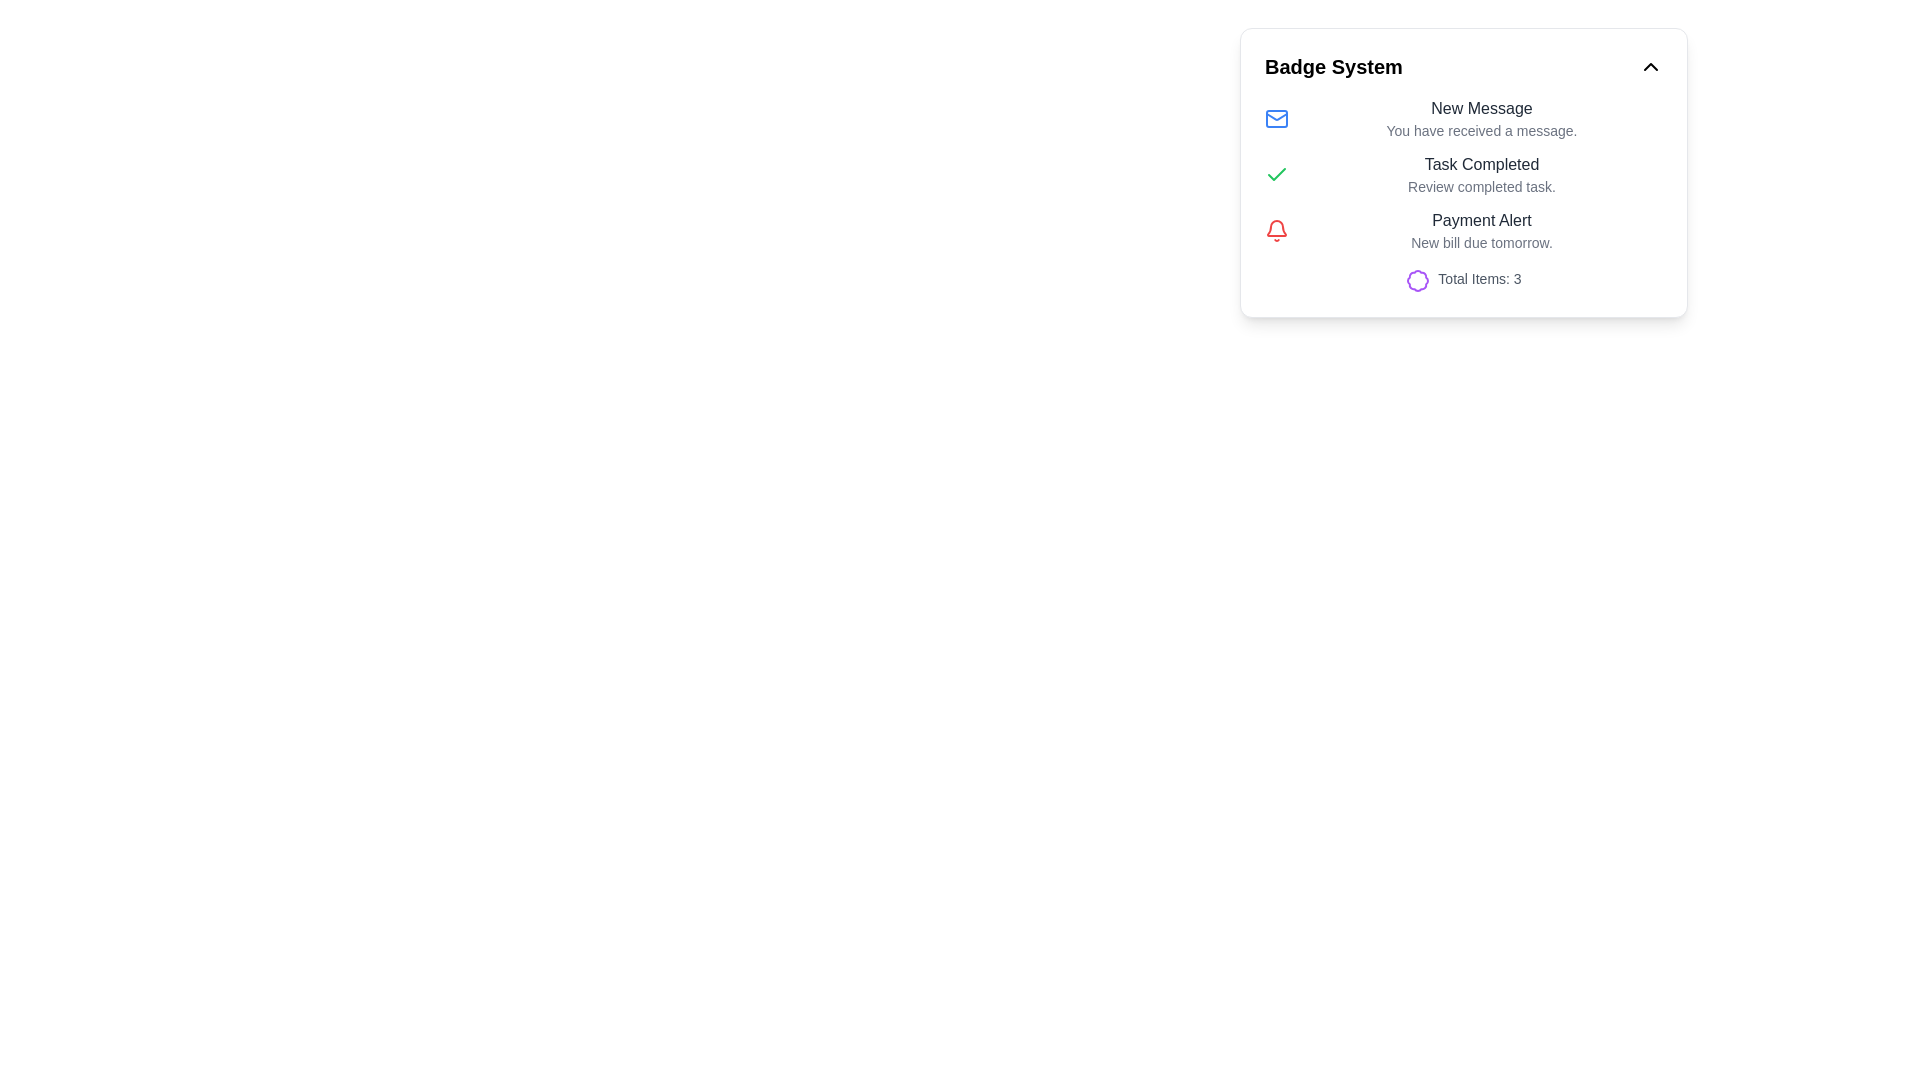 The image size is (1920, 1080). Describe the element at coordinates (1482, 131) in the screenshot. I see `the text label that provides additional details about the 'New Message' heading, located below it within the 'Badge System' module` at that location.